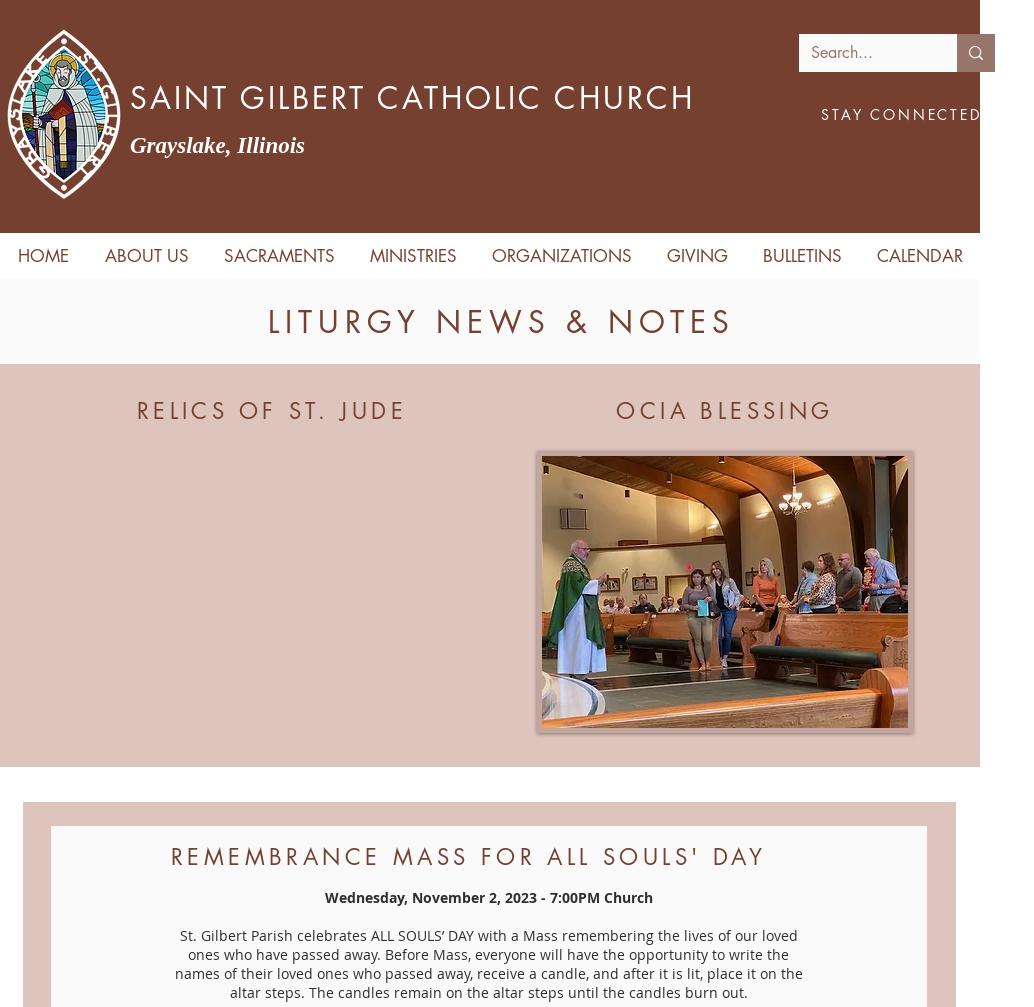  What do you see at coordinates (724, 410) in the screenshot?
I see `'OCIA BLESSING'` at bounding box center [724, 410].